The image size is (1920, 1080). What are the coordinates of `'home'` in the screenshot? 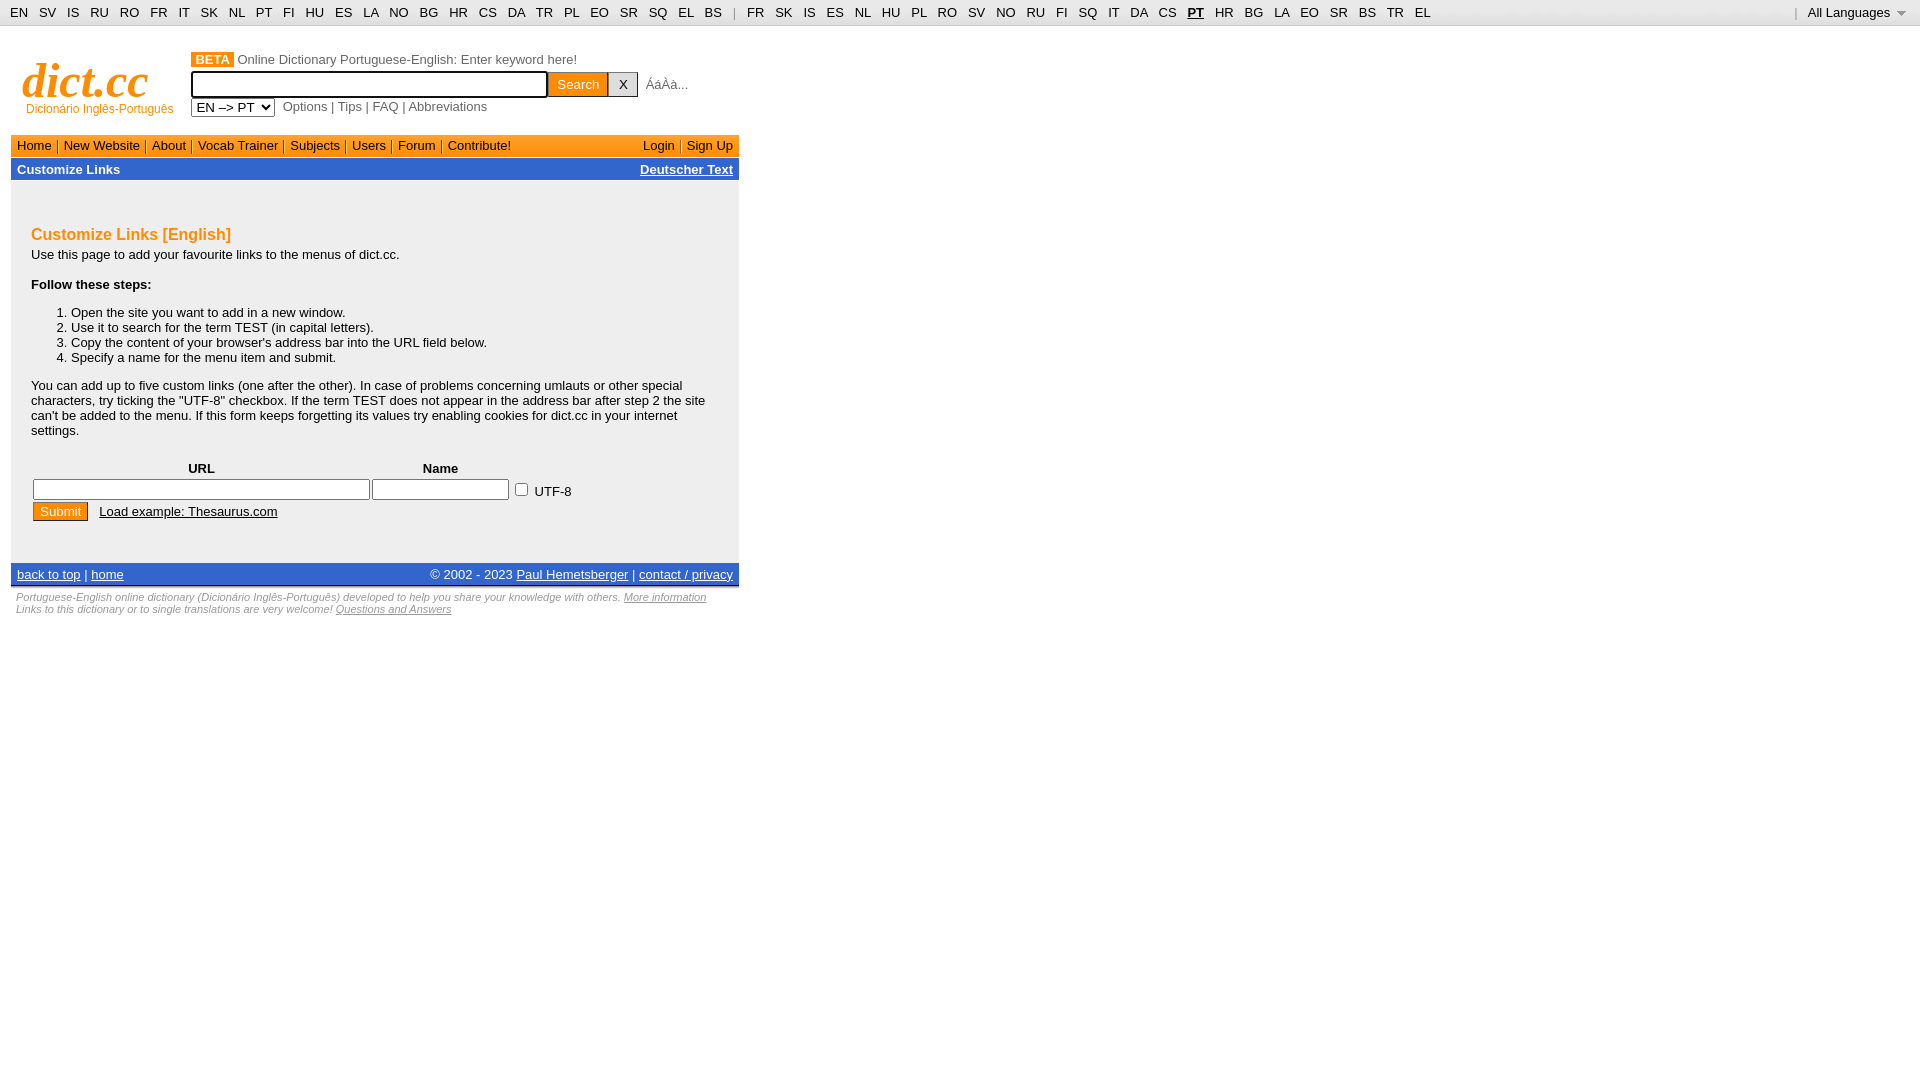 It's located at (90, 573).